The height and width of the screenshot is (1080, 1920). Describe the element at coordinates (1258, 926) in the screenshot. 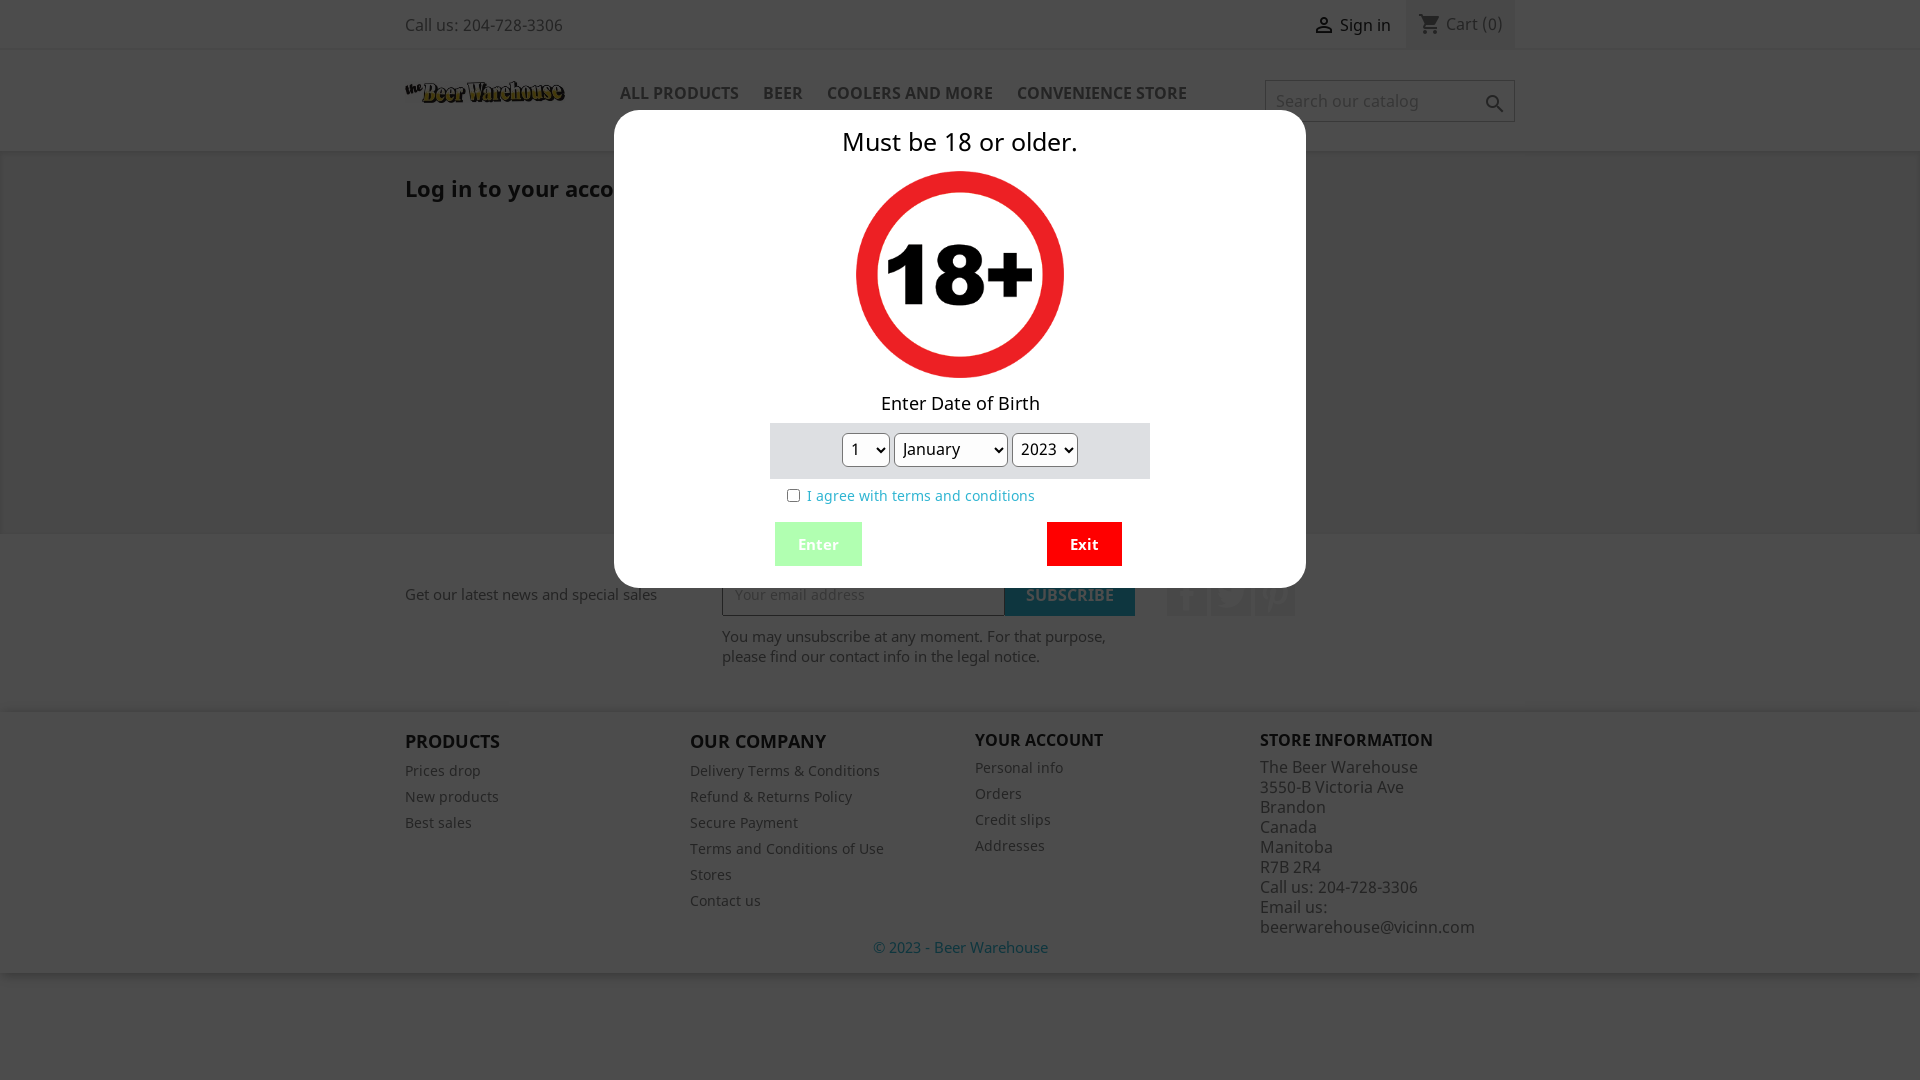

I see `'beerwarehouse@vicinn.com'` at that location.